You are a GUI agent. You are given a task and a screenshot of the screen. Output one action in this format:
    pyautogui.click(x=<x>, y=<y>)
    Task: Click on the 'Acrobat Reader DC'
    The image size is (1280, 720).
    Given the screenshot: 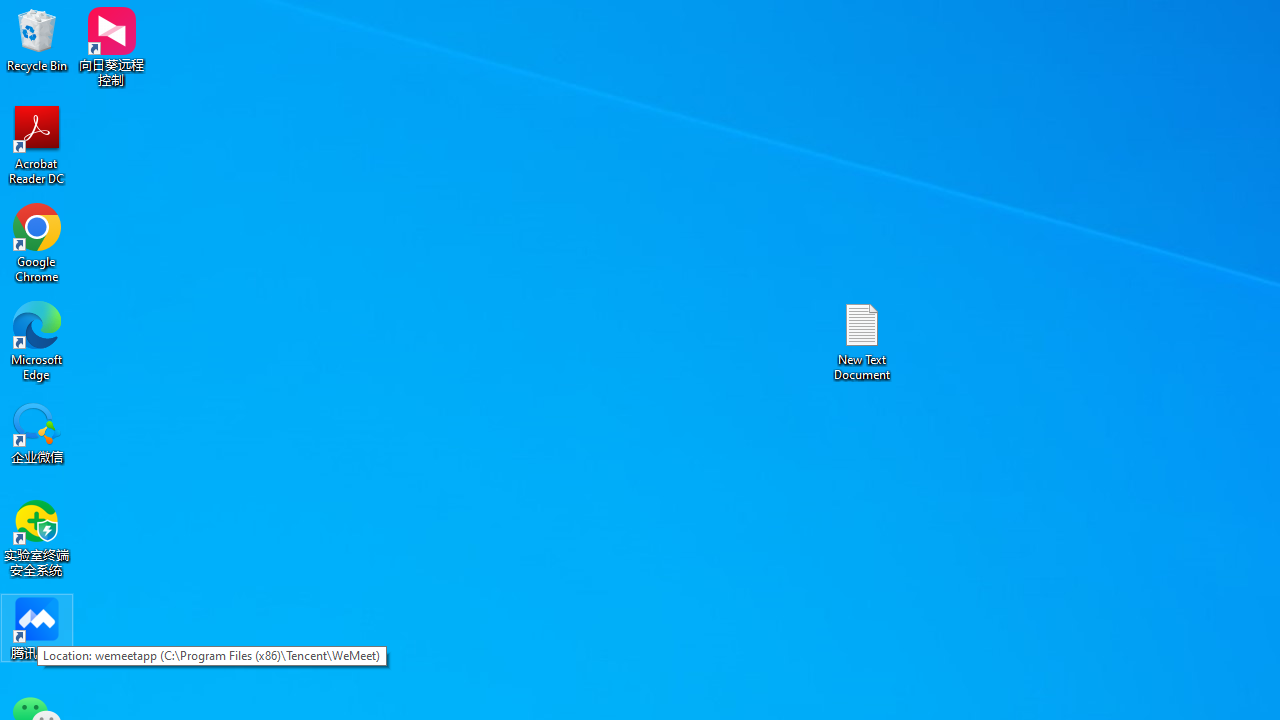 What is the action you would take?
    pyautogui.click(x=37, y=144)
    